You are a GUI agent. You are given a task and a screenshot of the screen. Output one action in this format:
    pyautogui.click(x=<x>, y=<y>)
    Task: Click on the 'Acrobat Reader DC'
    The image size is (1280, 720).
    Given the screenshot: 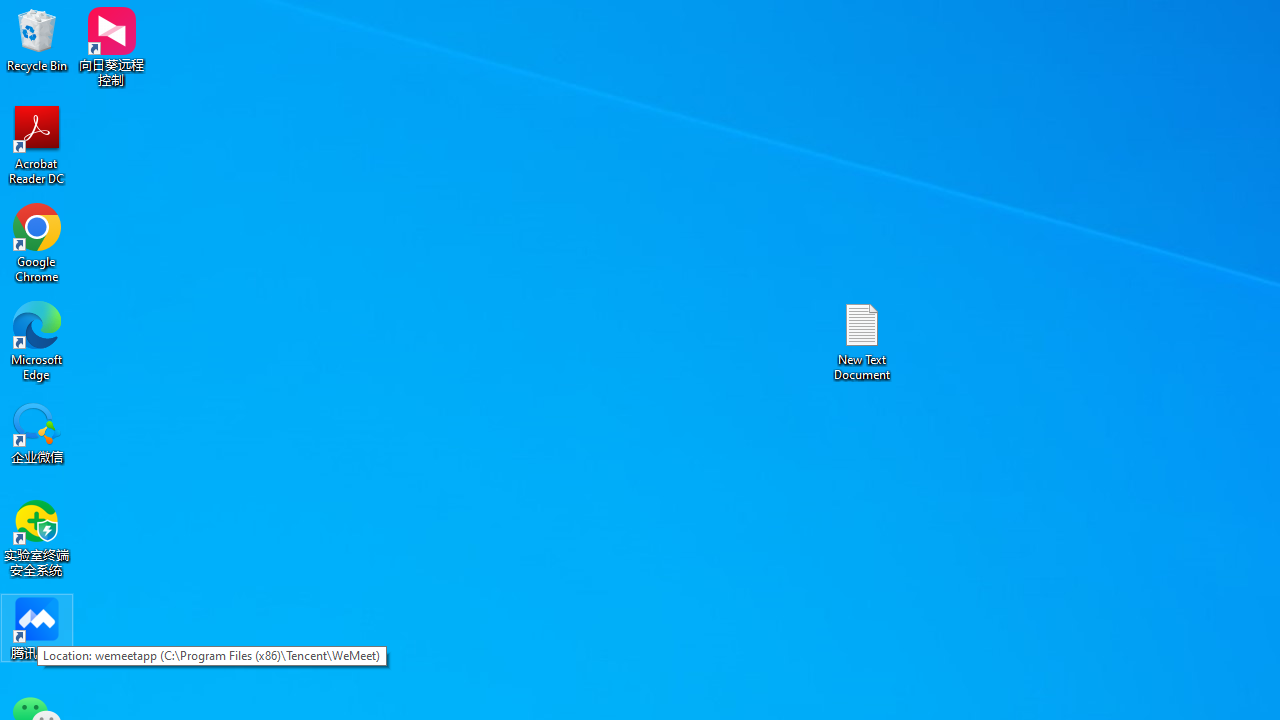 What is the action you would take?
    pyautogui.click(x=37, y=144)
    